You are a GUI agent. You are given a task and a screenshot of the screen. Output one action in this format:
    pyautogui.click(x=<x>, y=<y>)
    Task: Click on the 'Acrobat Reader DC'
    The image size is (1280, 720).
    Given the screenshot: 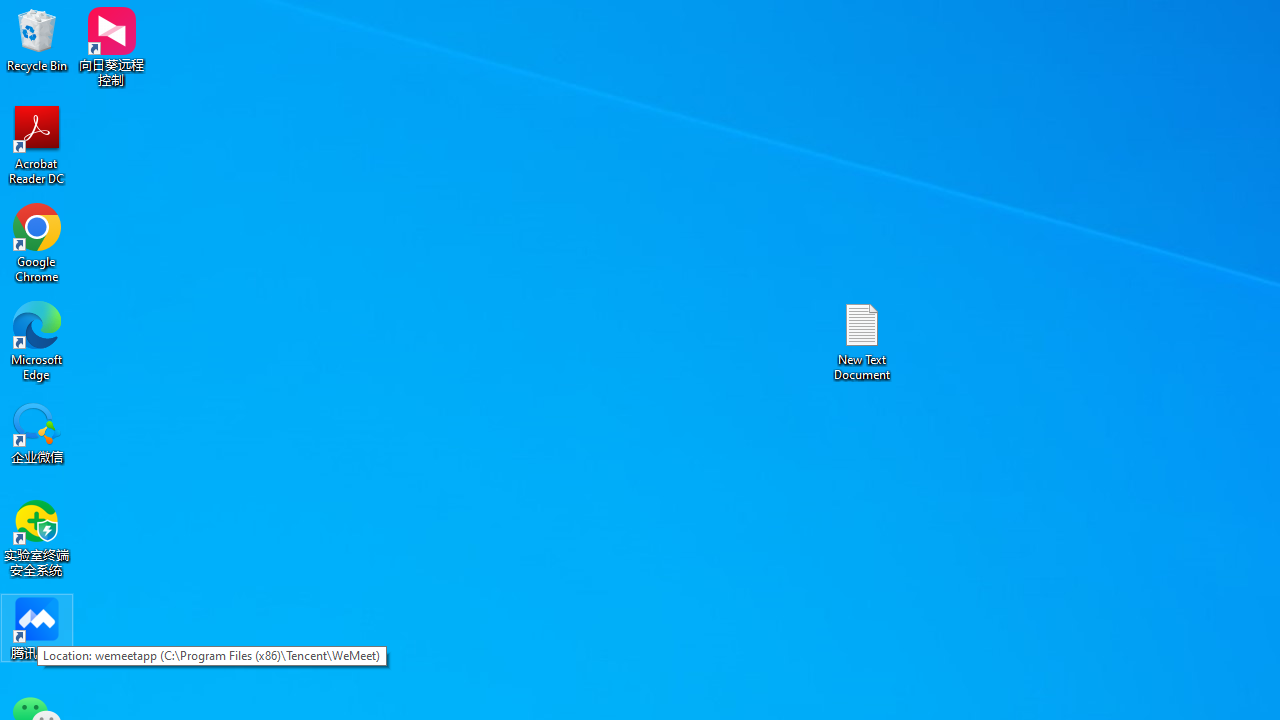 What is the action you would take?
    pyautogui.click(x=37, y=144)
    